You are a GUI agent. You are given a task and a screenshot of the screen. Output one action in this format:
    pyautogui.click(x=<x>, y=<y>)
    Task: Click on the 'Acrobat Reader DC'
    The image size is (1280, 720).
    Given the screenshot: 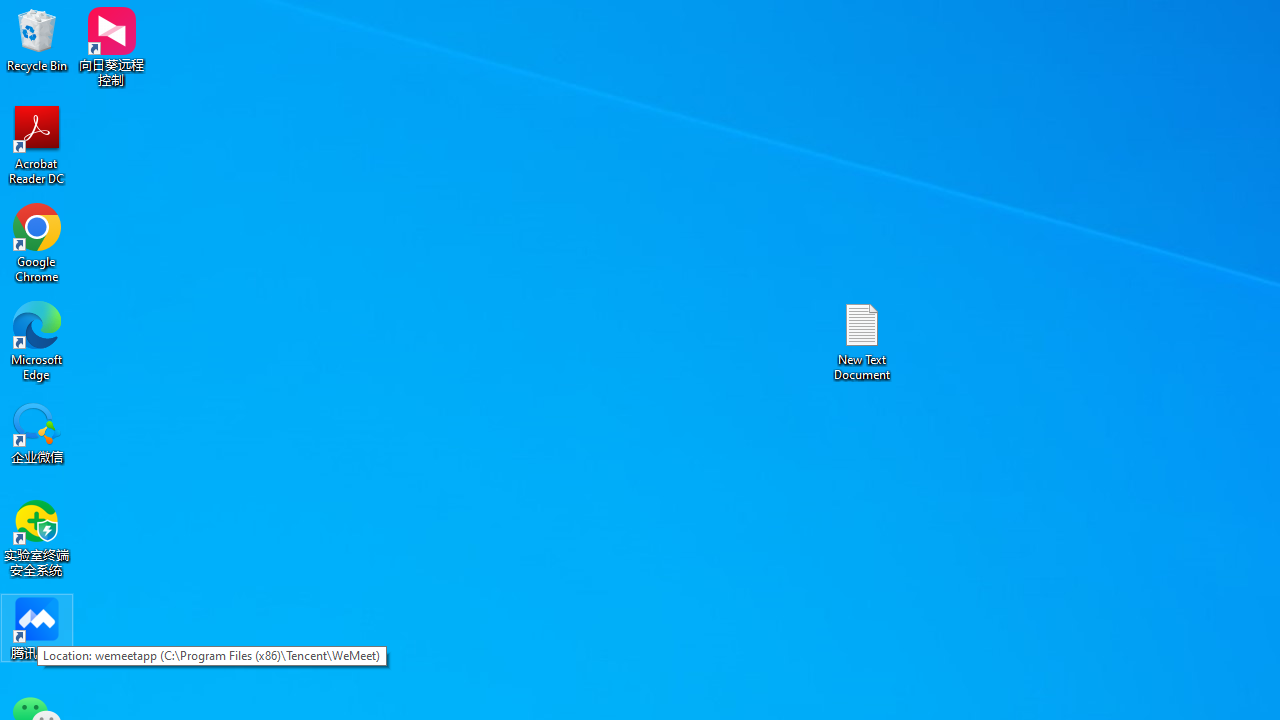 What is the action you would take?
    pyautogui.click(x=37, y=144)
    